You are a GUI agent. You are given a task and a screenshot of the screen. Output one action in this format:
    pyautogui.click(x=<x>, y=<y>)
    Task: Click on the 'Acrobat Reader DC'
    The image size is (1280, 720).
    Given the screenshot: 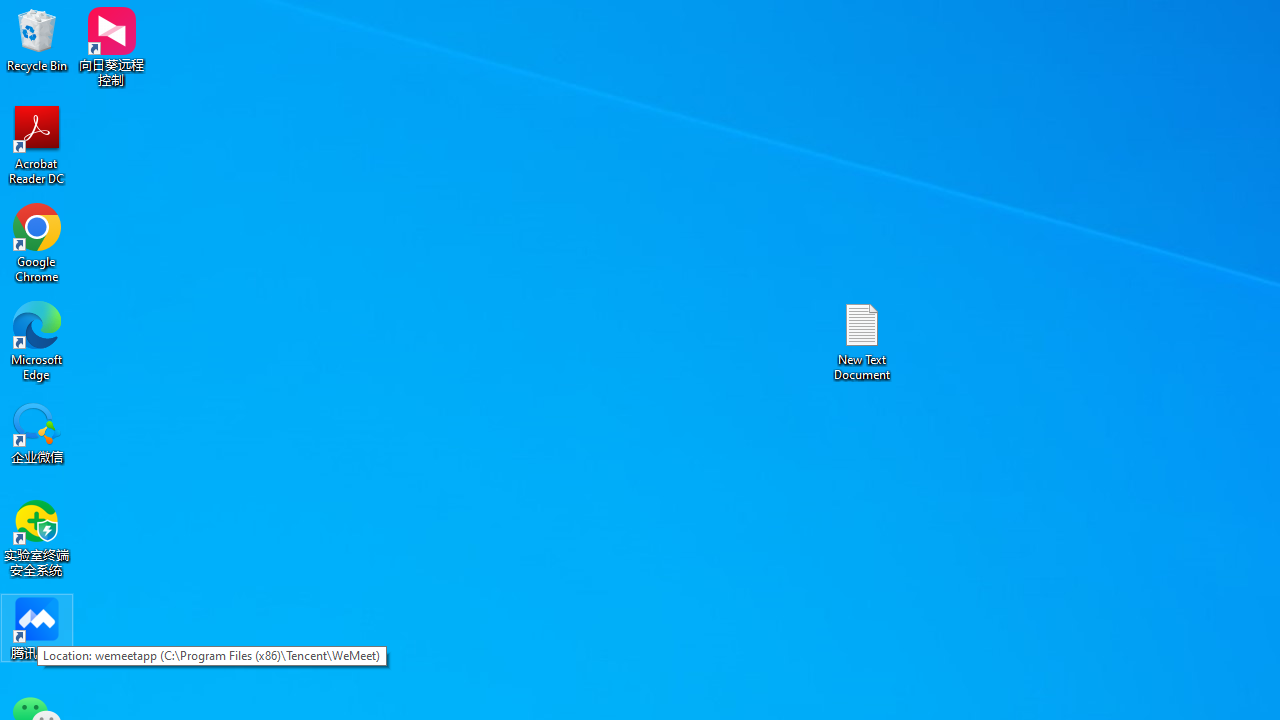 What is the action you would take?
    pyautogui.click(x=37, y=144)
    